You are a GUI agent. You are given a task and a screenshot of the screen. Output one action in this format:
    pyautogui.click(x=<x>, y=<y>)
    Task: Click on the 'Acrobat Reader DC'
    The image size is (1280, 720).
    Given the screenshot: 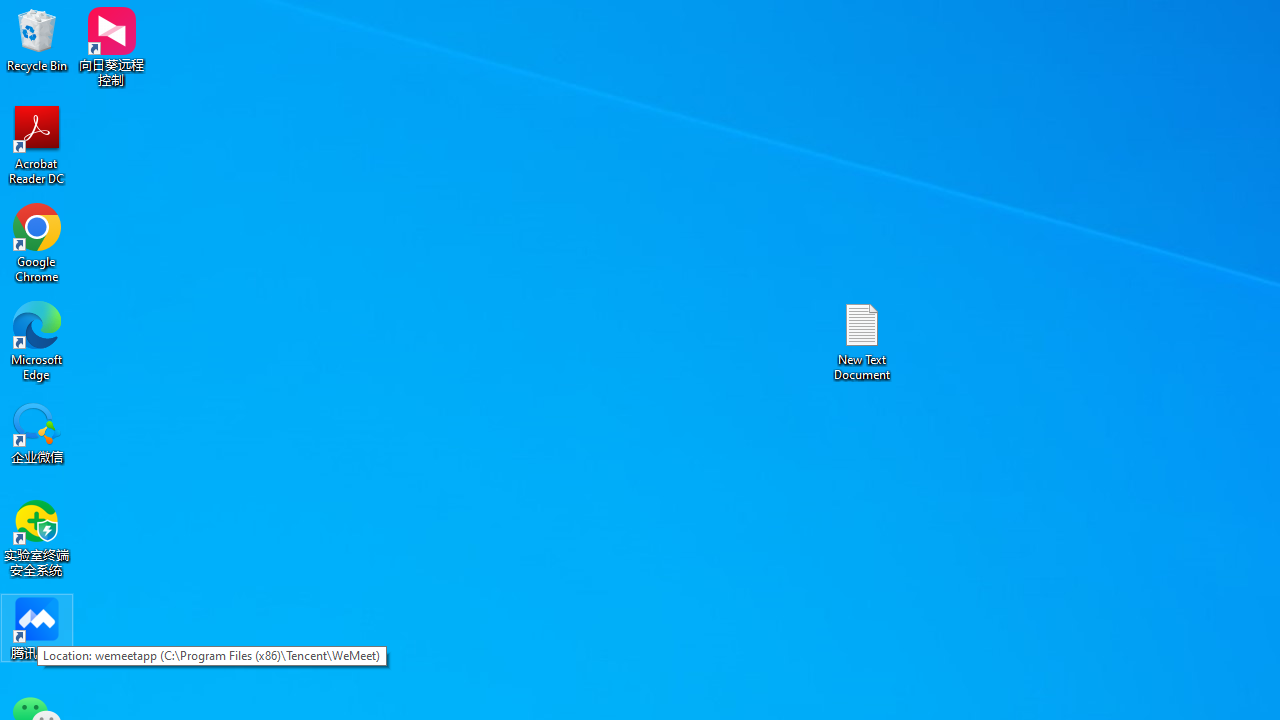 What is the action you would take?
    pyautogui.click(x=37, y=144)
    